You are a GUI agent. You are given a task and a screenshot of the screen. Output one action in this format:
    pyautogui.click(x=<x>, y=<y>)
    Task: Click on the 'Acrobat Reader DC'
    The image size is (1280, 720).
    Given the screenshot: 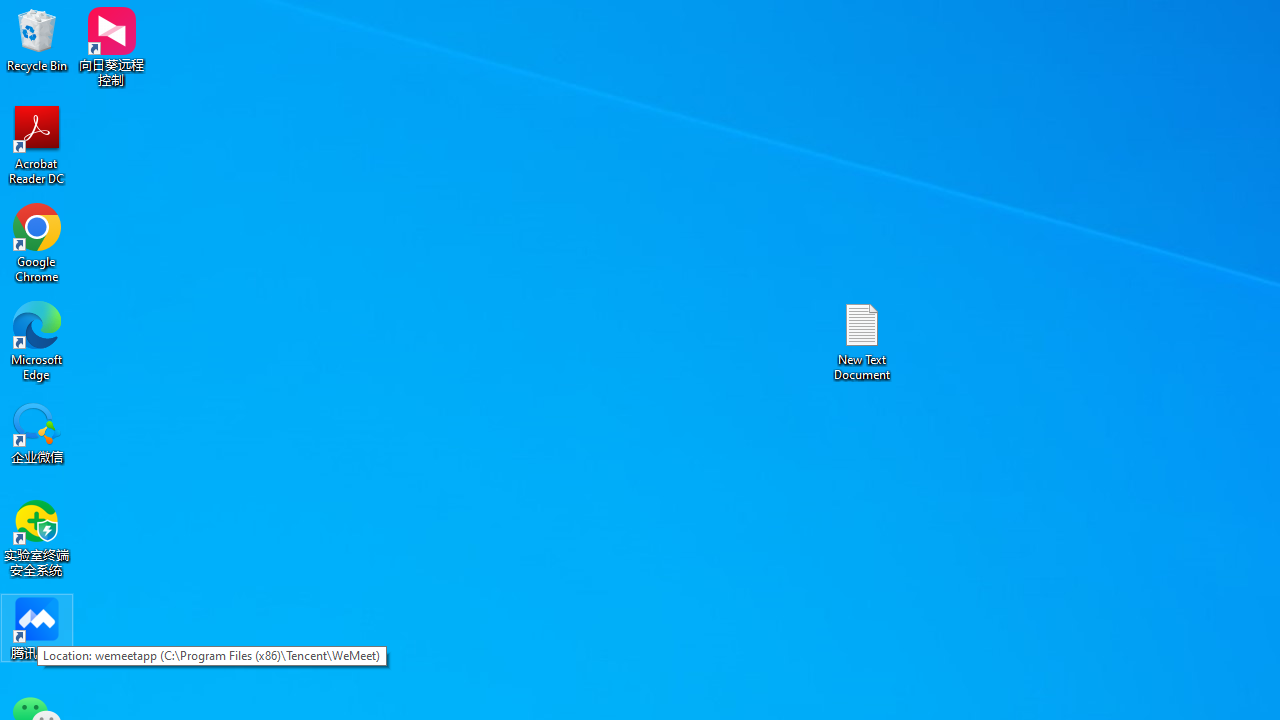 What is the action you would take?
    pyautogui.click(x=37, y=144)
    